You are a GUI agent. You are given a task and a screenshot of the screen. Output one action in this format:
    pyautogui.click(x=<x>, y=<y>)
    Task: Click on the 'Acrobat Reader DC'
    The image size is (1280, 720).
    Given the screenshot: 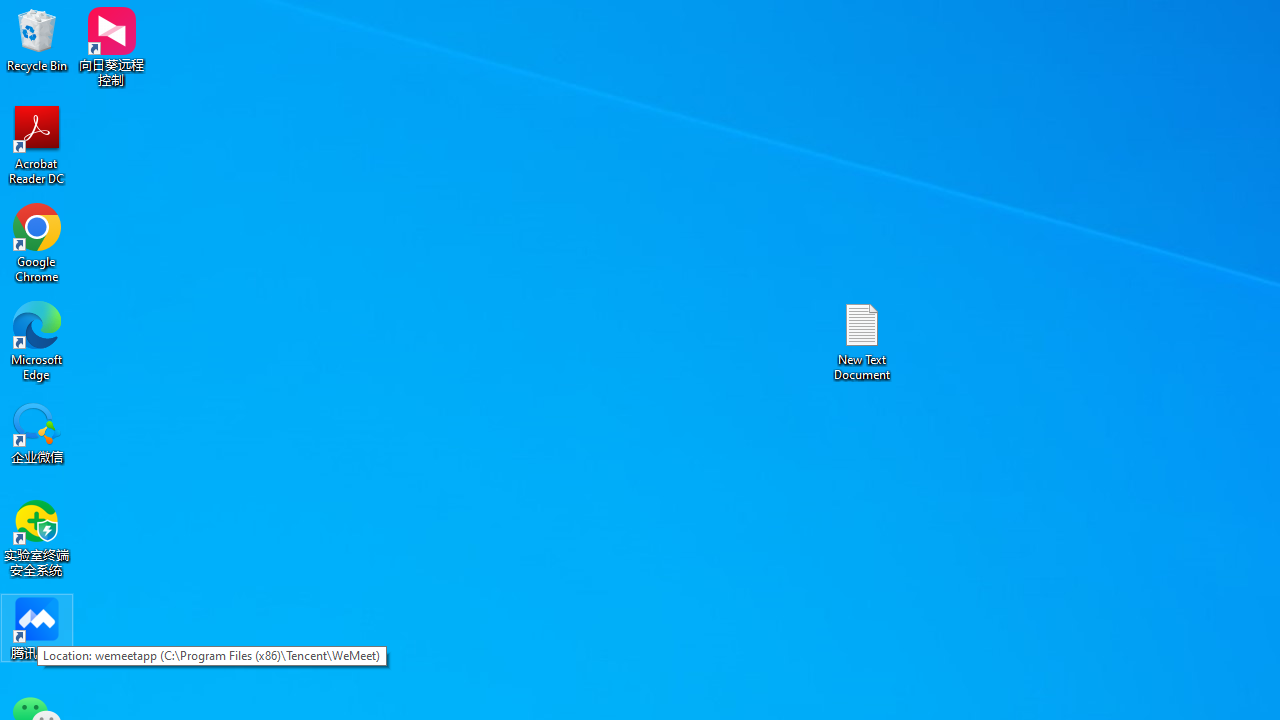 What is the action you would take?
    pyautogui.click(x=37, y=144)
    